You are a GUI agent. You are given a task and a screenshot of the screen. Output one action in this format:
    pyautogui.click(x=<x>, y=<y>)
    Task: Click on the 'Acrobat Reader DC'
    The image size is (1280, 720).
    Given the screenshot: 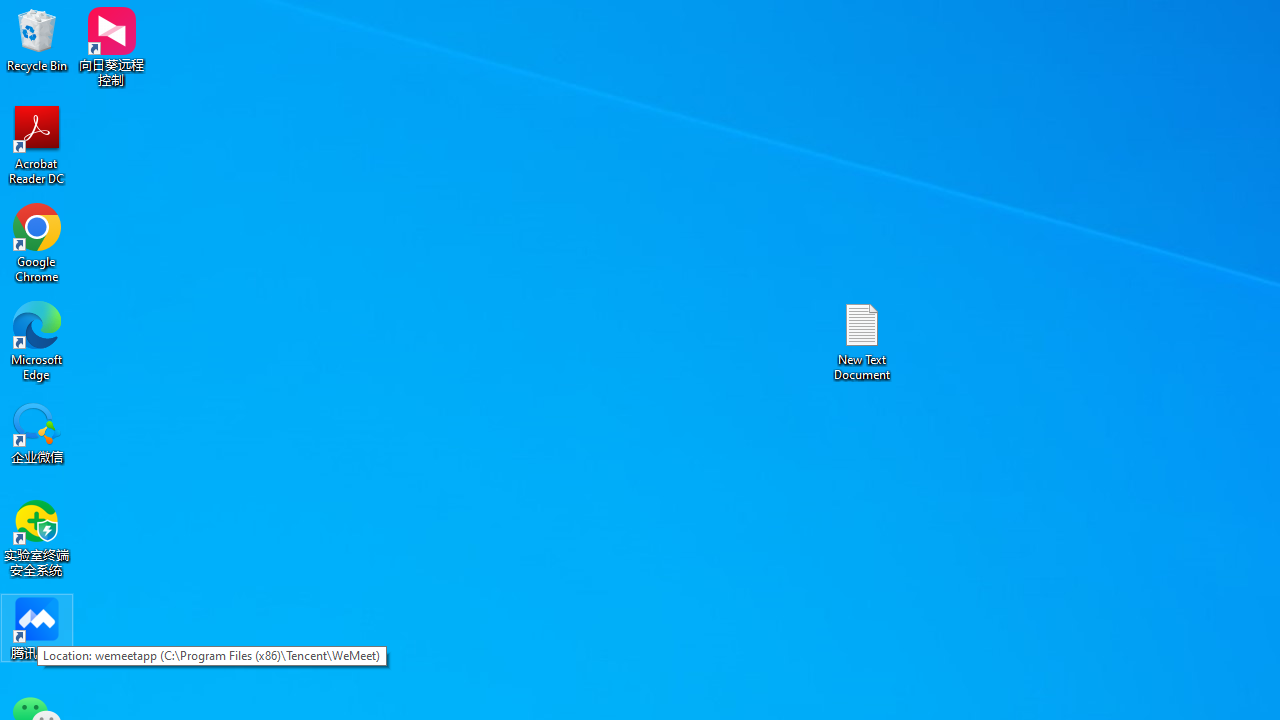 What is the action you would take?
    pyautogui.click(x=37, y=144)
    